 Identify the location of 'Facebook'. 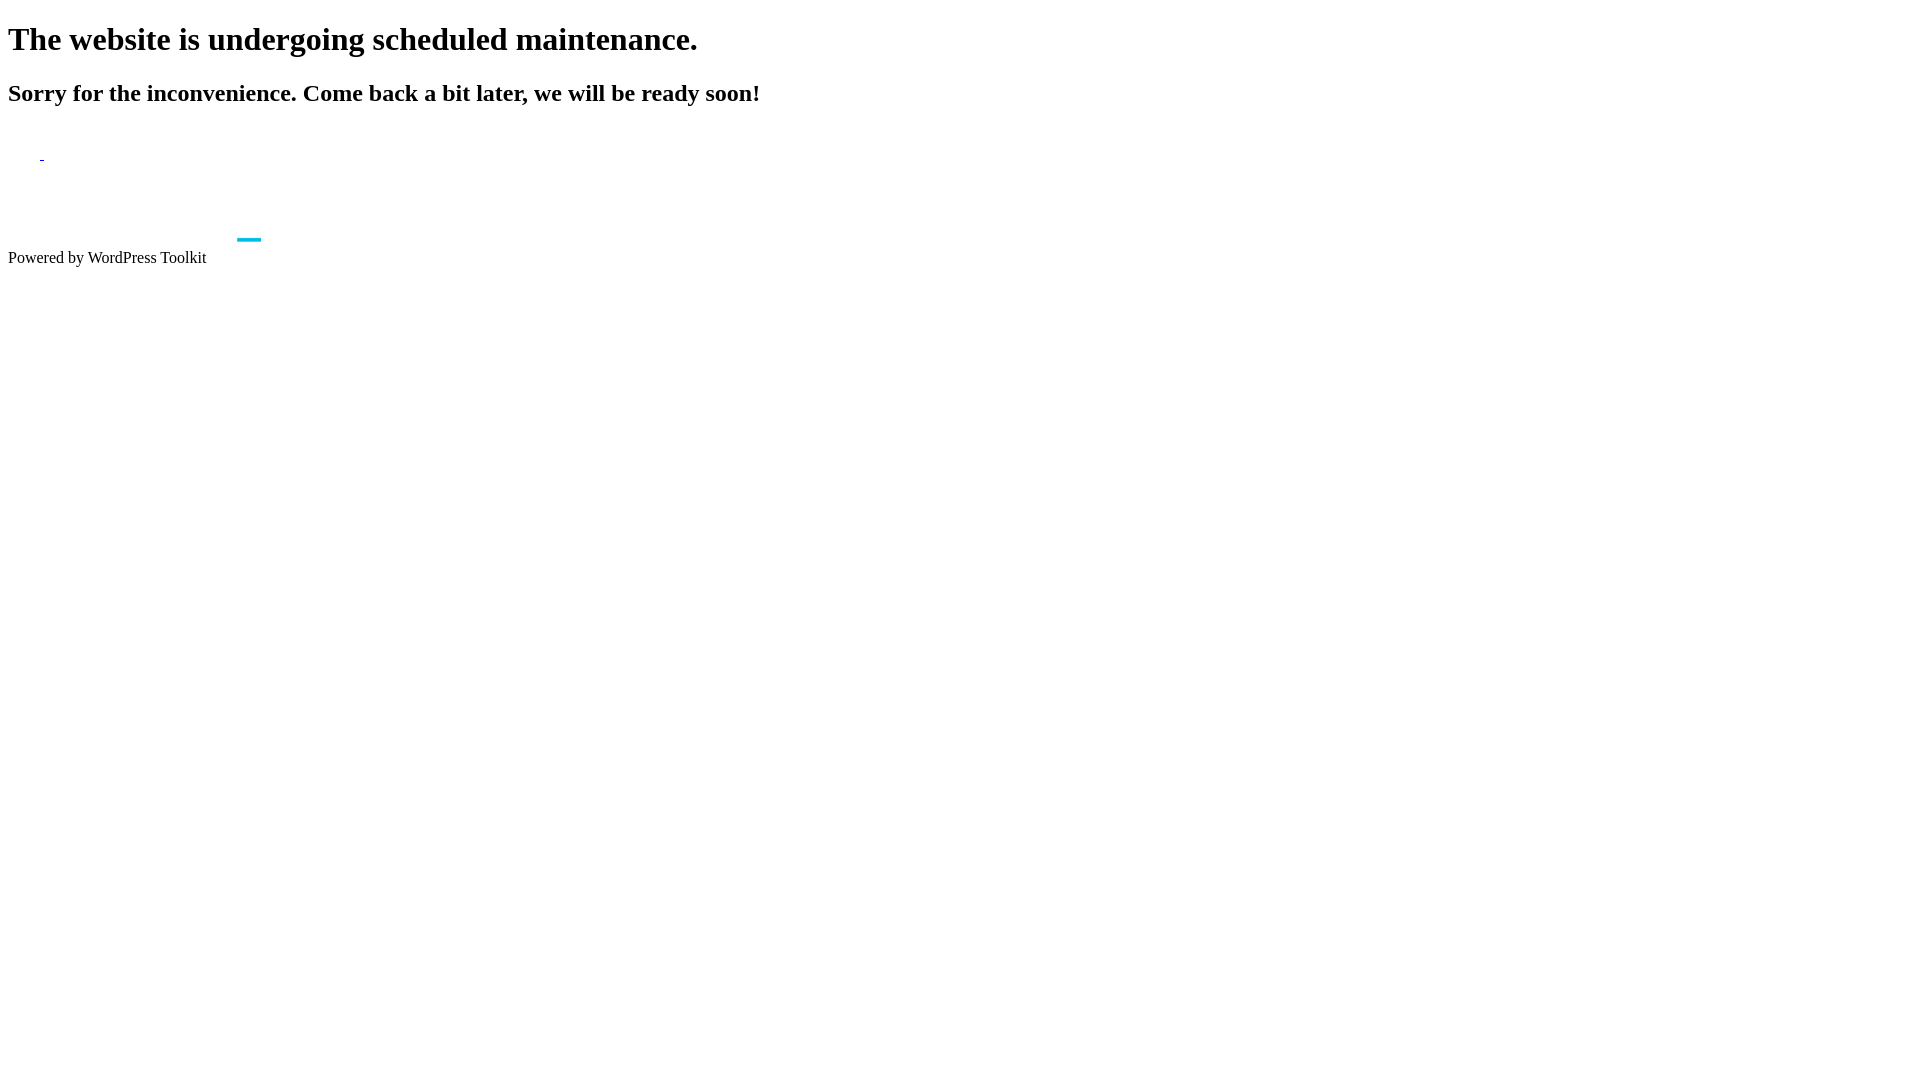
(25, 152).